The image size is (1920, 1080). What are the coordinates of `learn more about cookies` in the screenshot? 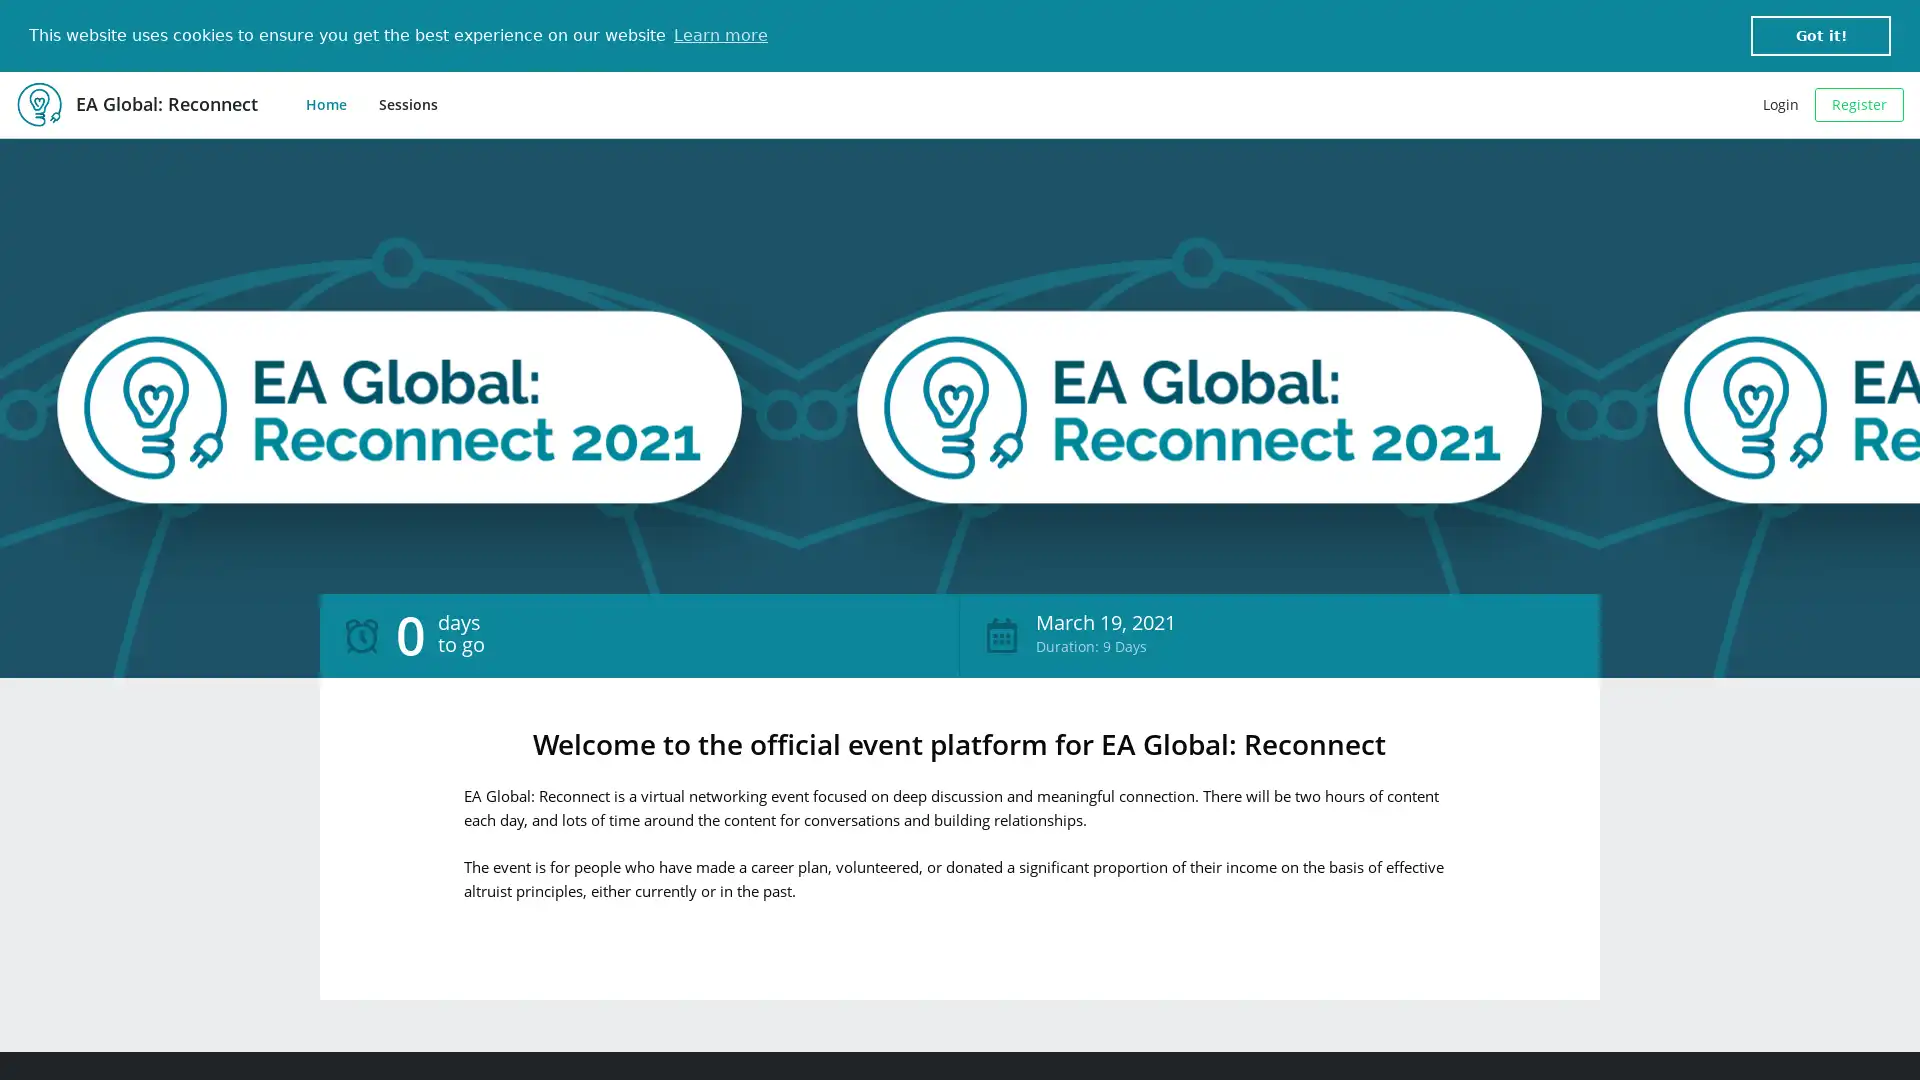 It's located at (720, 34).